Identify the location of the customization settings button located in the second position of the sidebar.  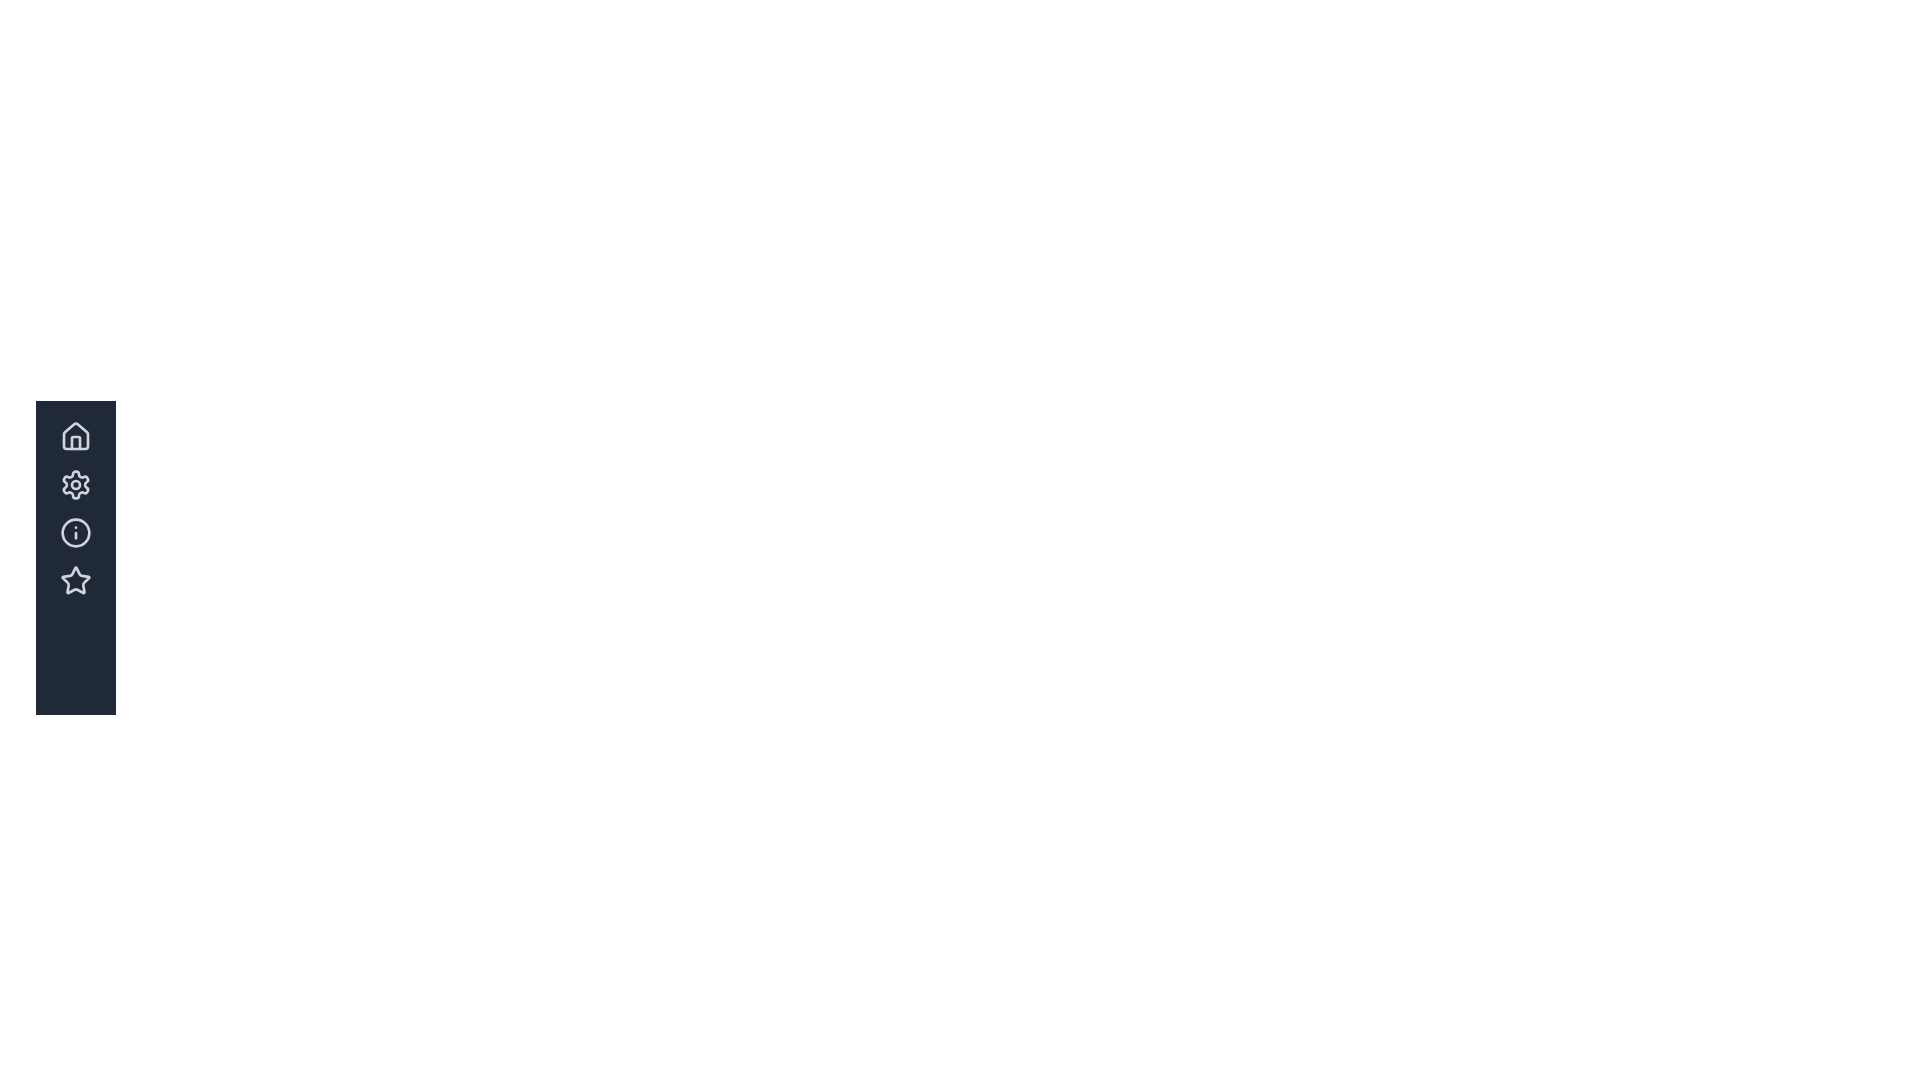
(76, 485).